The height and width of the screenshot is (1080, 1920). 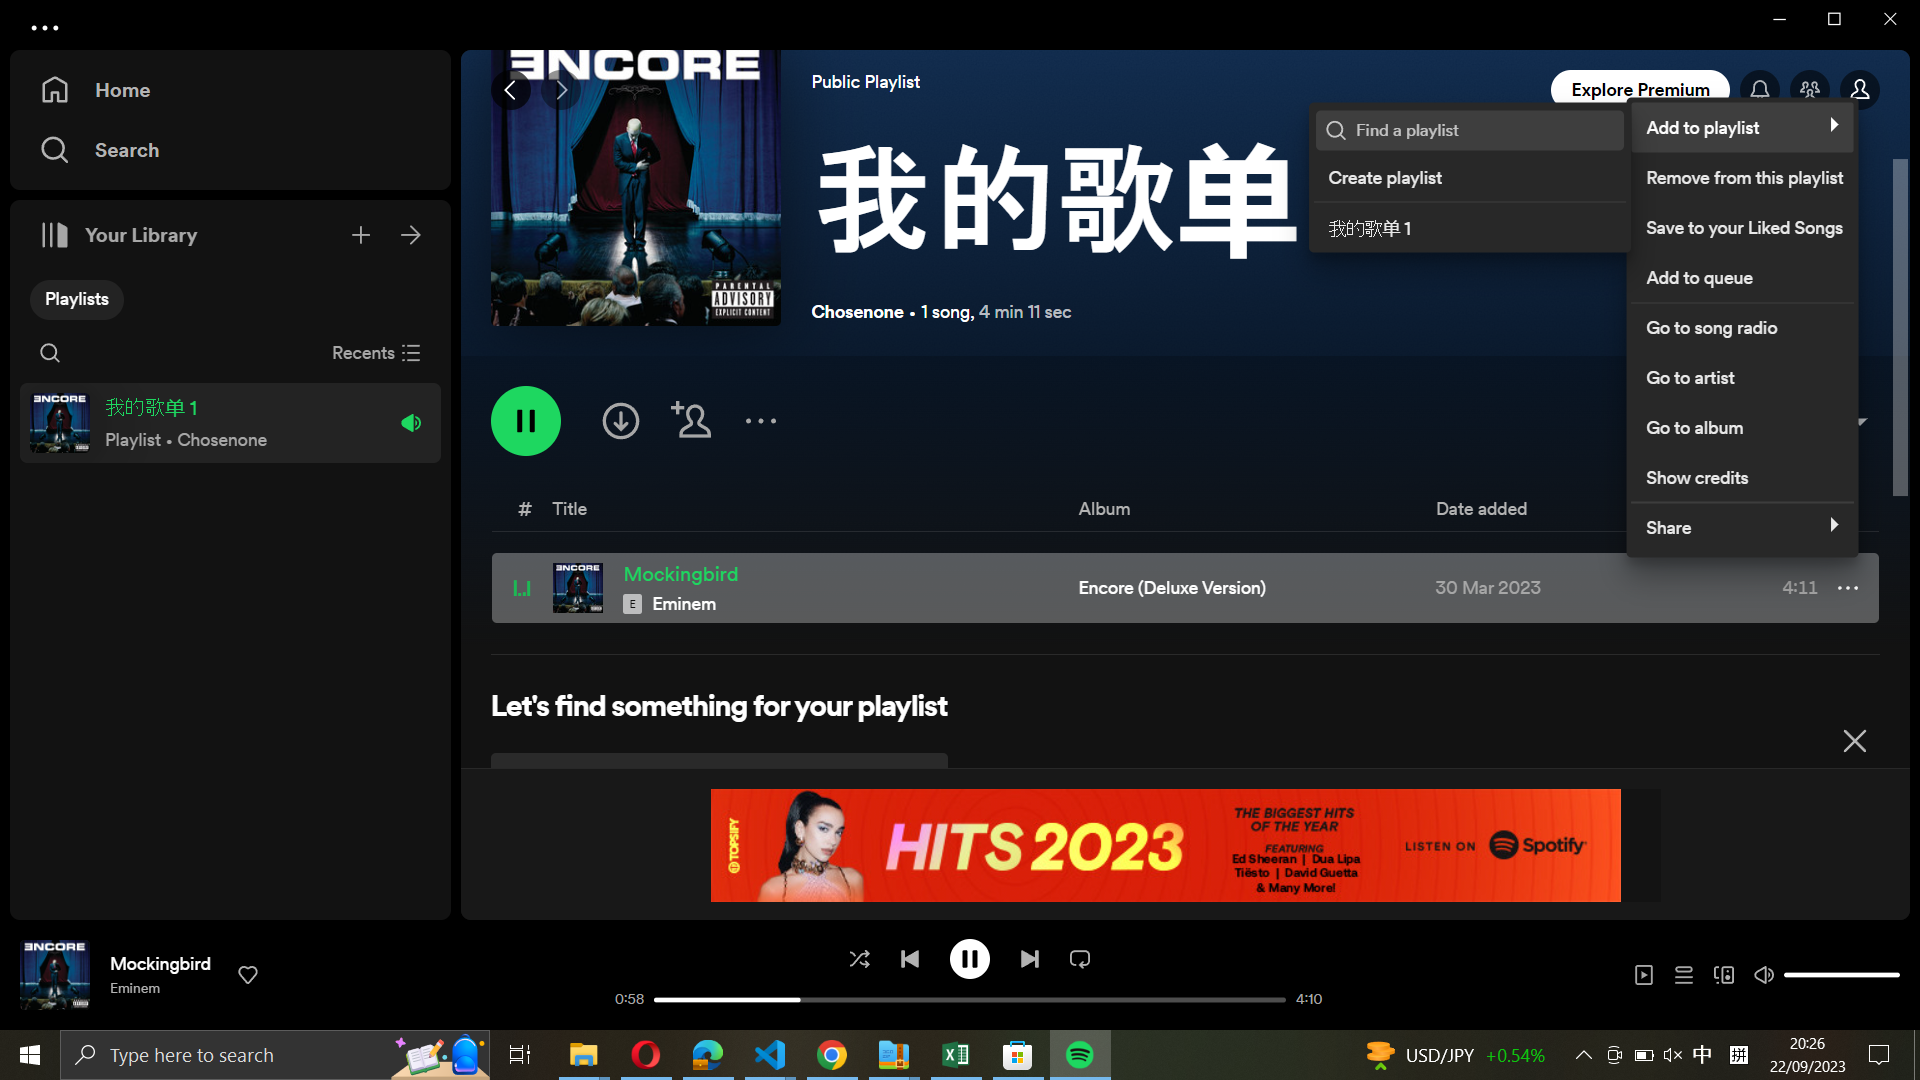 What do you see at coordinates (248, 973) in the screenshot?
I see `Give thumbs up to song` at bounding box center [248, 973].